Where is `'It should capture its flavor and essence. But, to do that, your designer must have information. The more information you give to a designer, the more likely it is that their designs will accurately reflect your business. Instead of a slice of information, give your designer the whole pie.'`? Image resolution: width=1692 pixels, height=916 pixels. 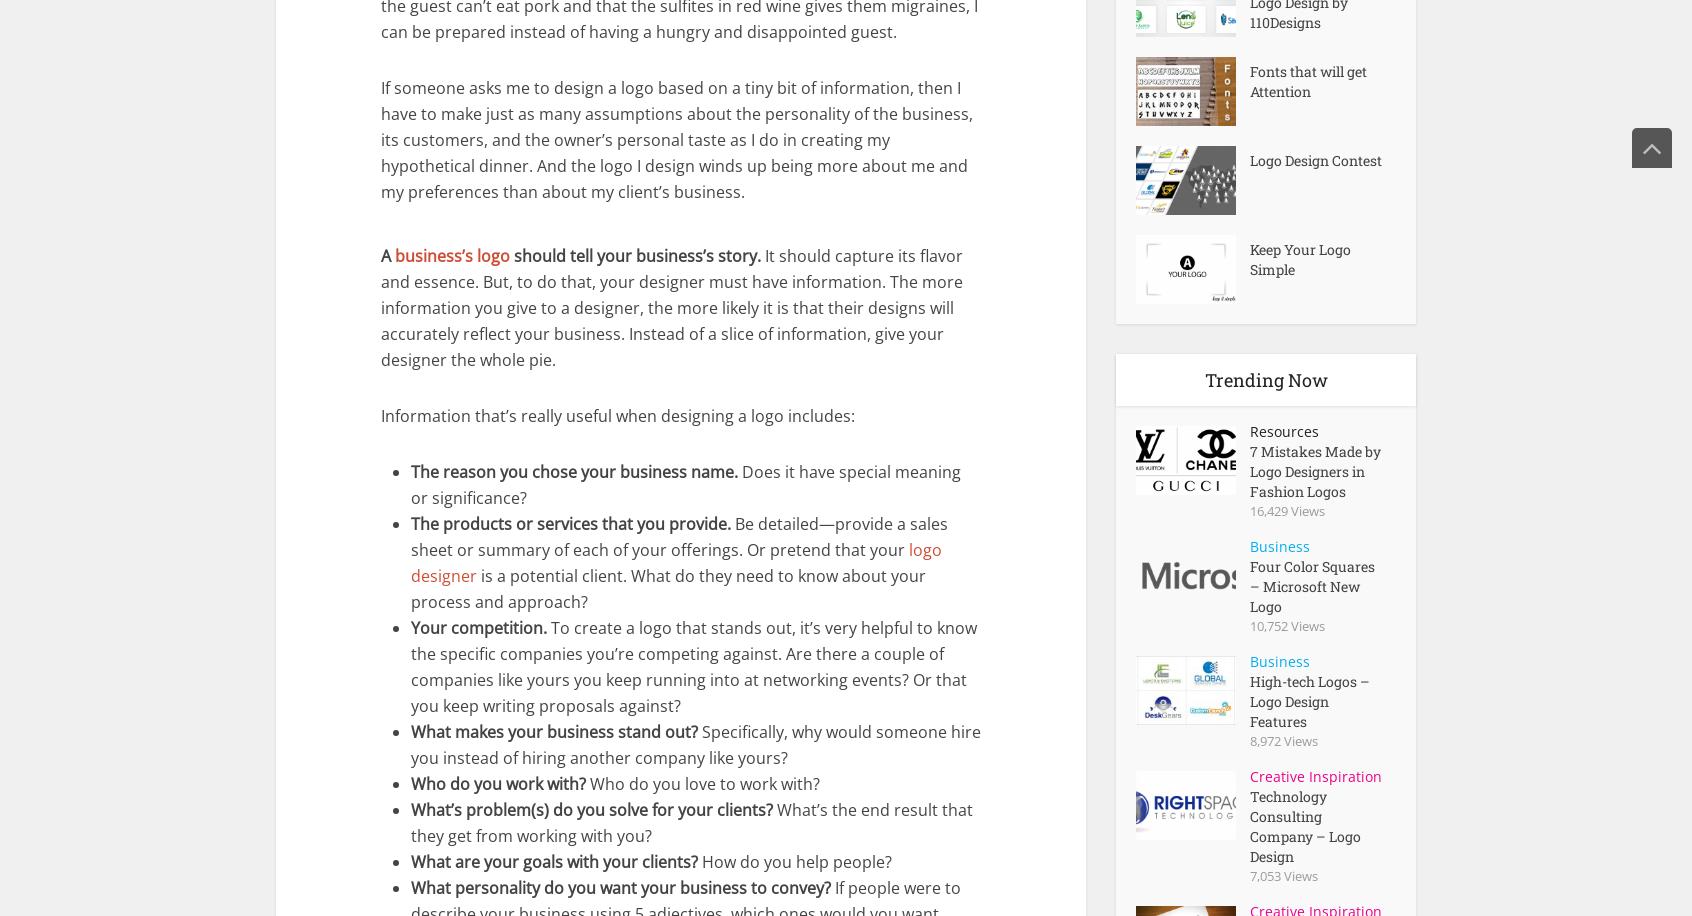
'It should capture its flavor and essence. But, to do that, your designer must have information. The more information you give to a designer, the more likely it is that their designs will accurately reflect your business. Instead of a slice of information, give your designer the whole pie.' is located at coordinates (672, 306).